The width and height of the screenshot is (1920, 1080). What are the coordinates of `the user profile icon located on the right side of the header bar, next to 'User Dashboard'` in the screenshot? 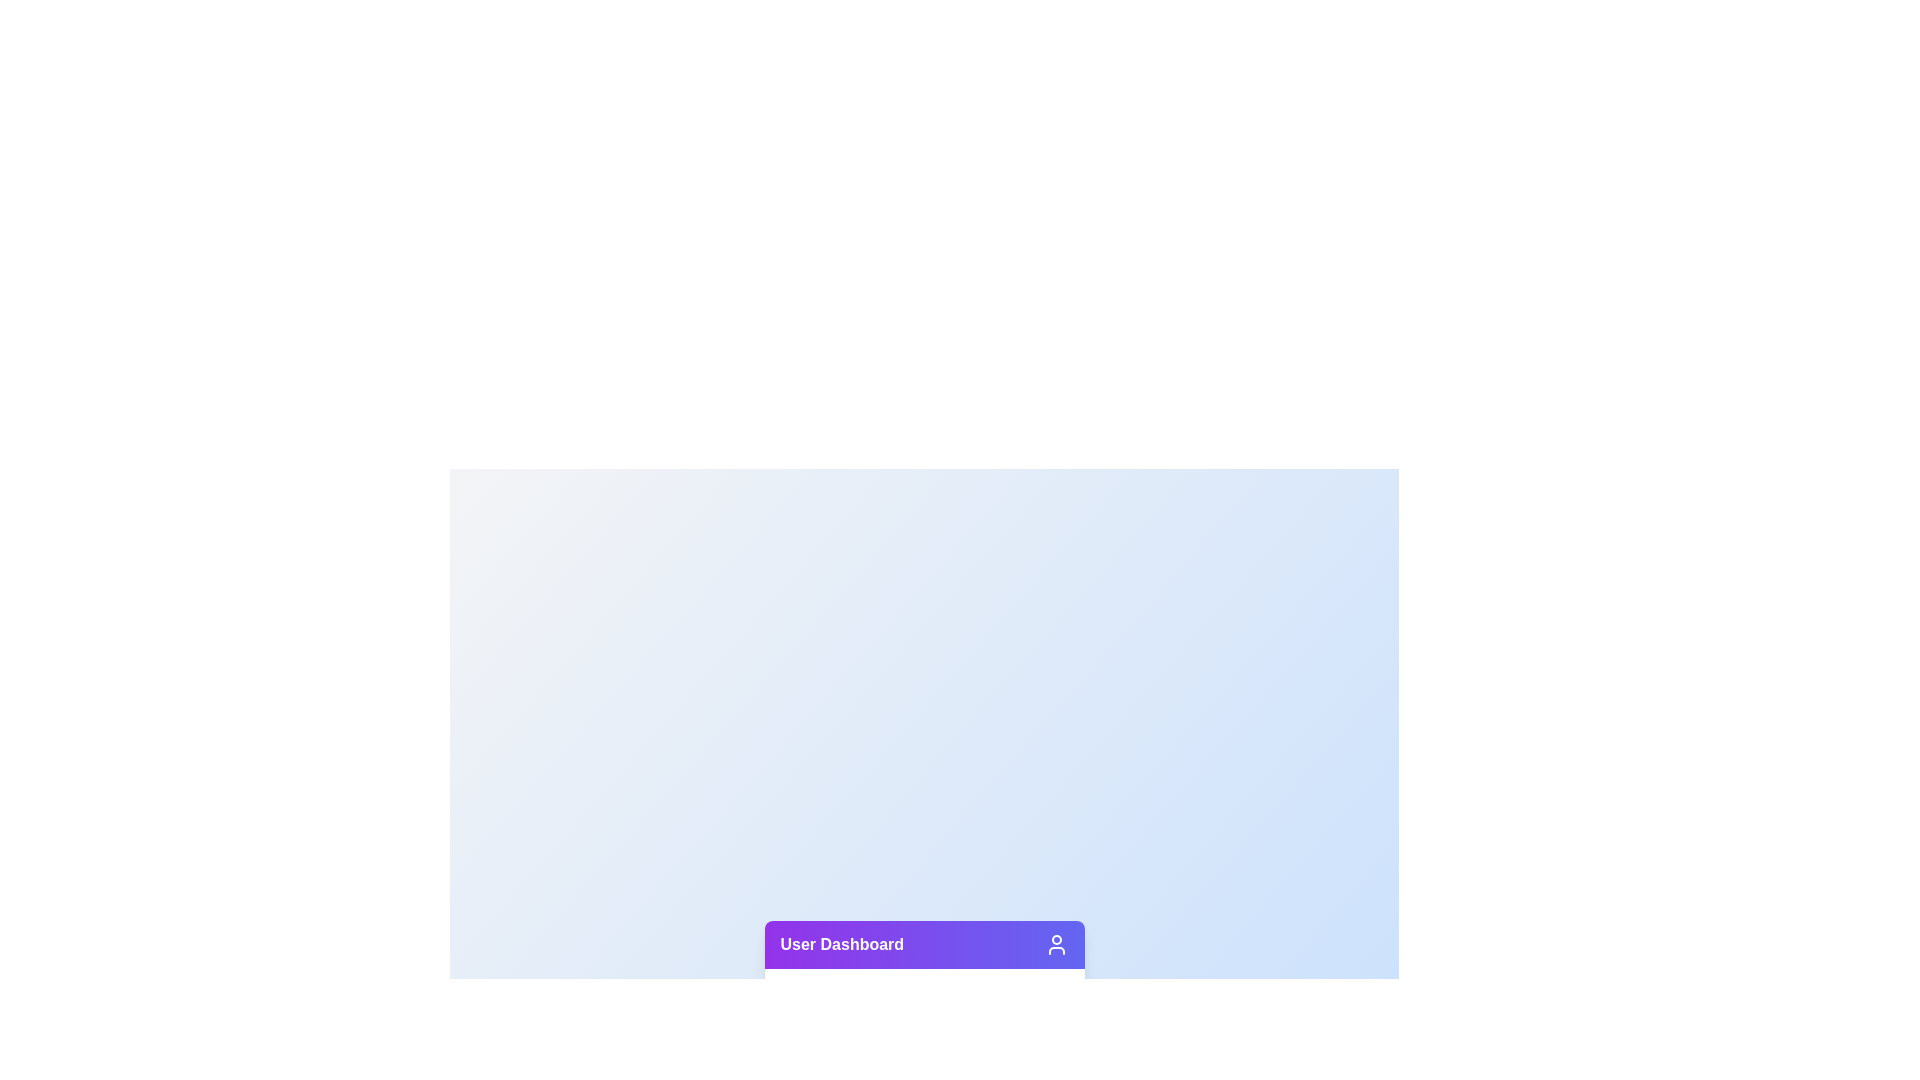 It's located at (1055, 945).